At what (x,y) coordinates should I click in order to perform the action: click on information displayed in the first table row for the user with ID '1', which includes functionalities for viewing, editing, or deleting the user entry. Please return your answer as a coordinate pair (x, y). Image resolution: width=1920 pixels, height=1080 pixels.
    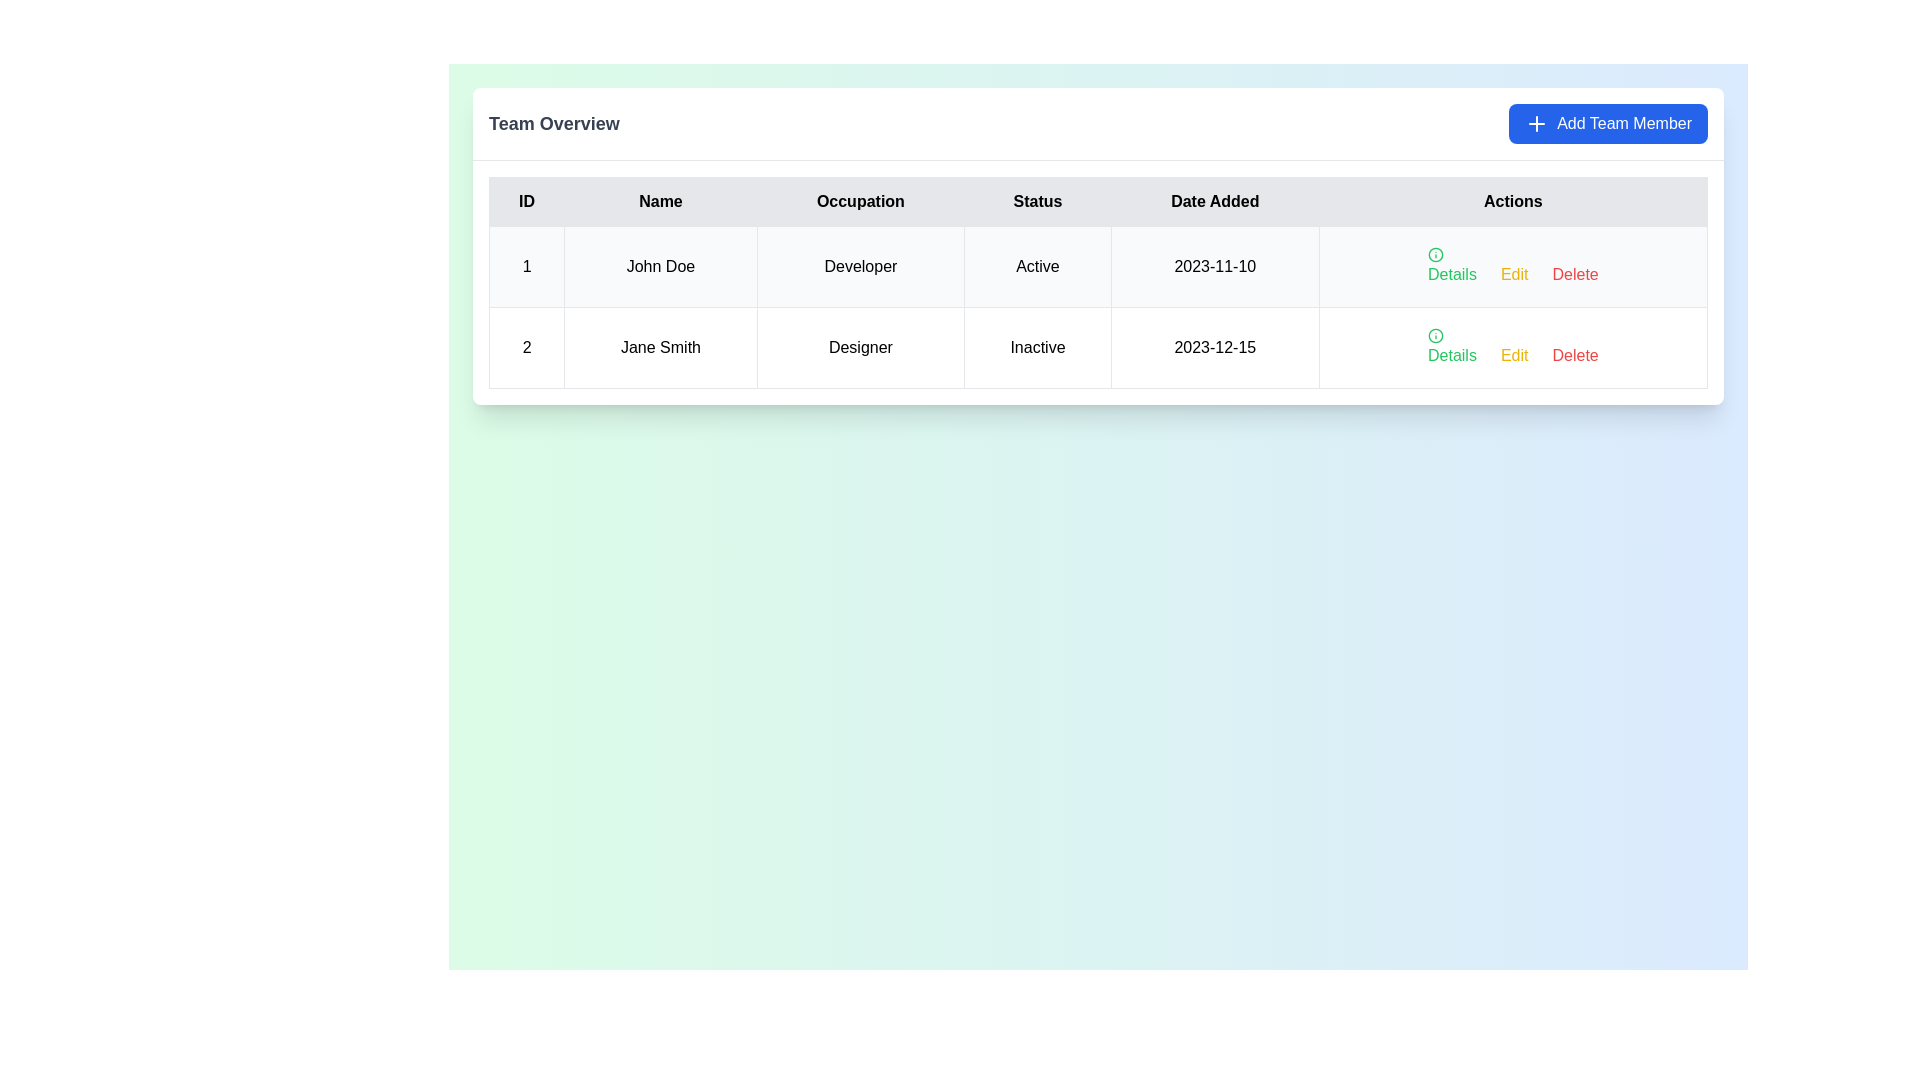
    Looking at the image, I should click on (1097, 265).